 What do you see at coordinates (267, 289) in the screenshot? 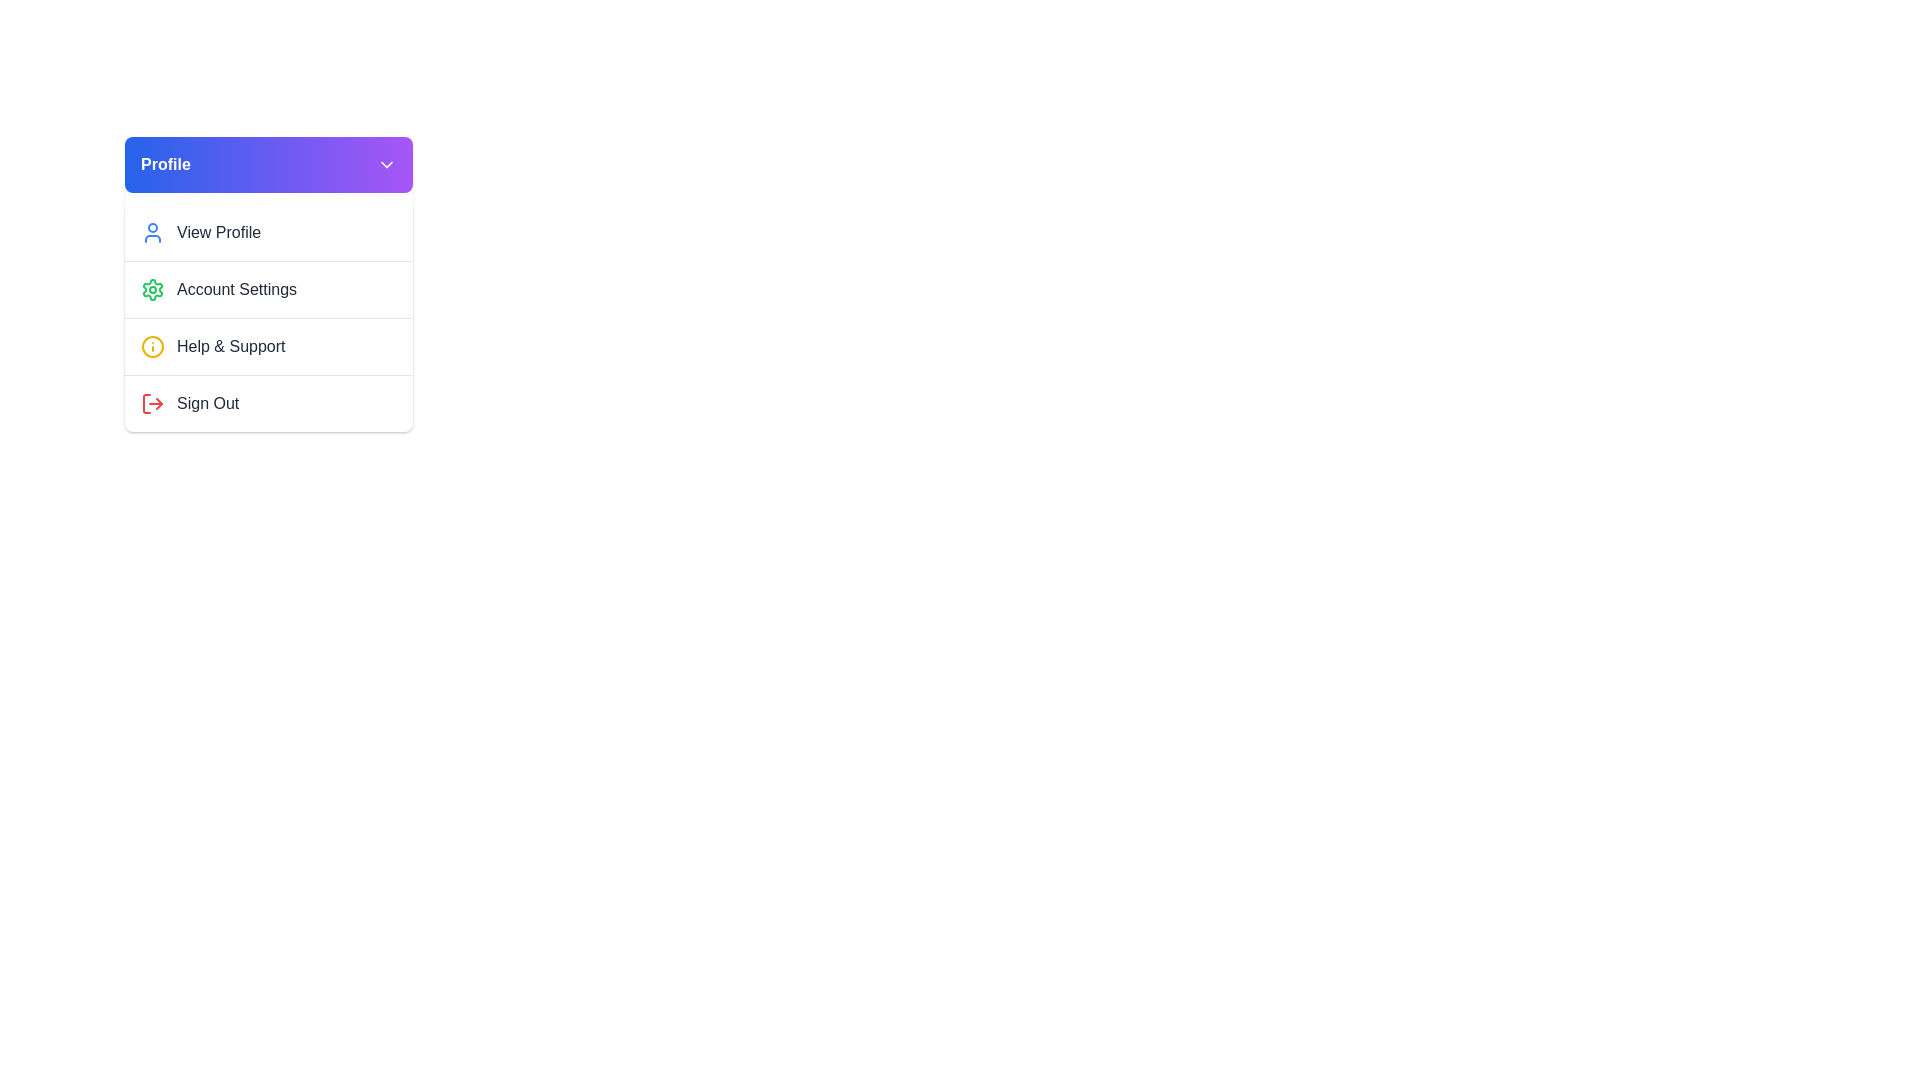
I see `the 'Account Settings' button, which is styled with dark gray text and a green cogwheel icon, located in the drop-down menu below 'View Profile' and above 'Help & Support'` at bounding box center [267, 289].